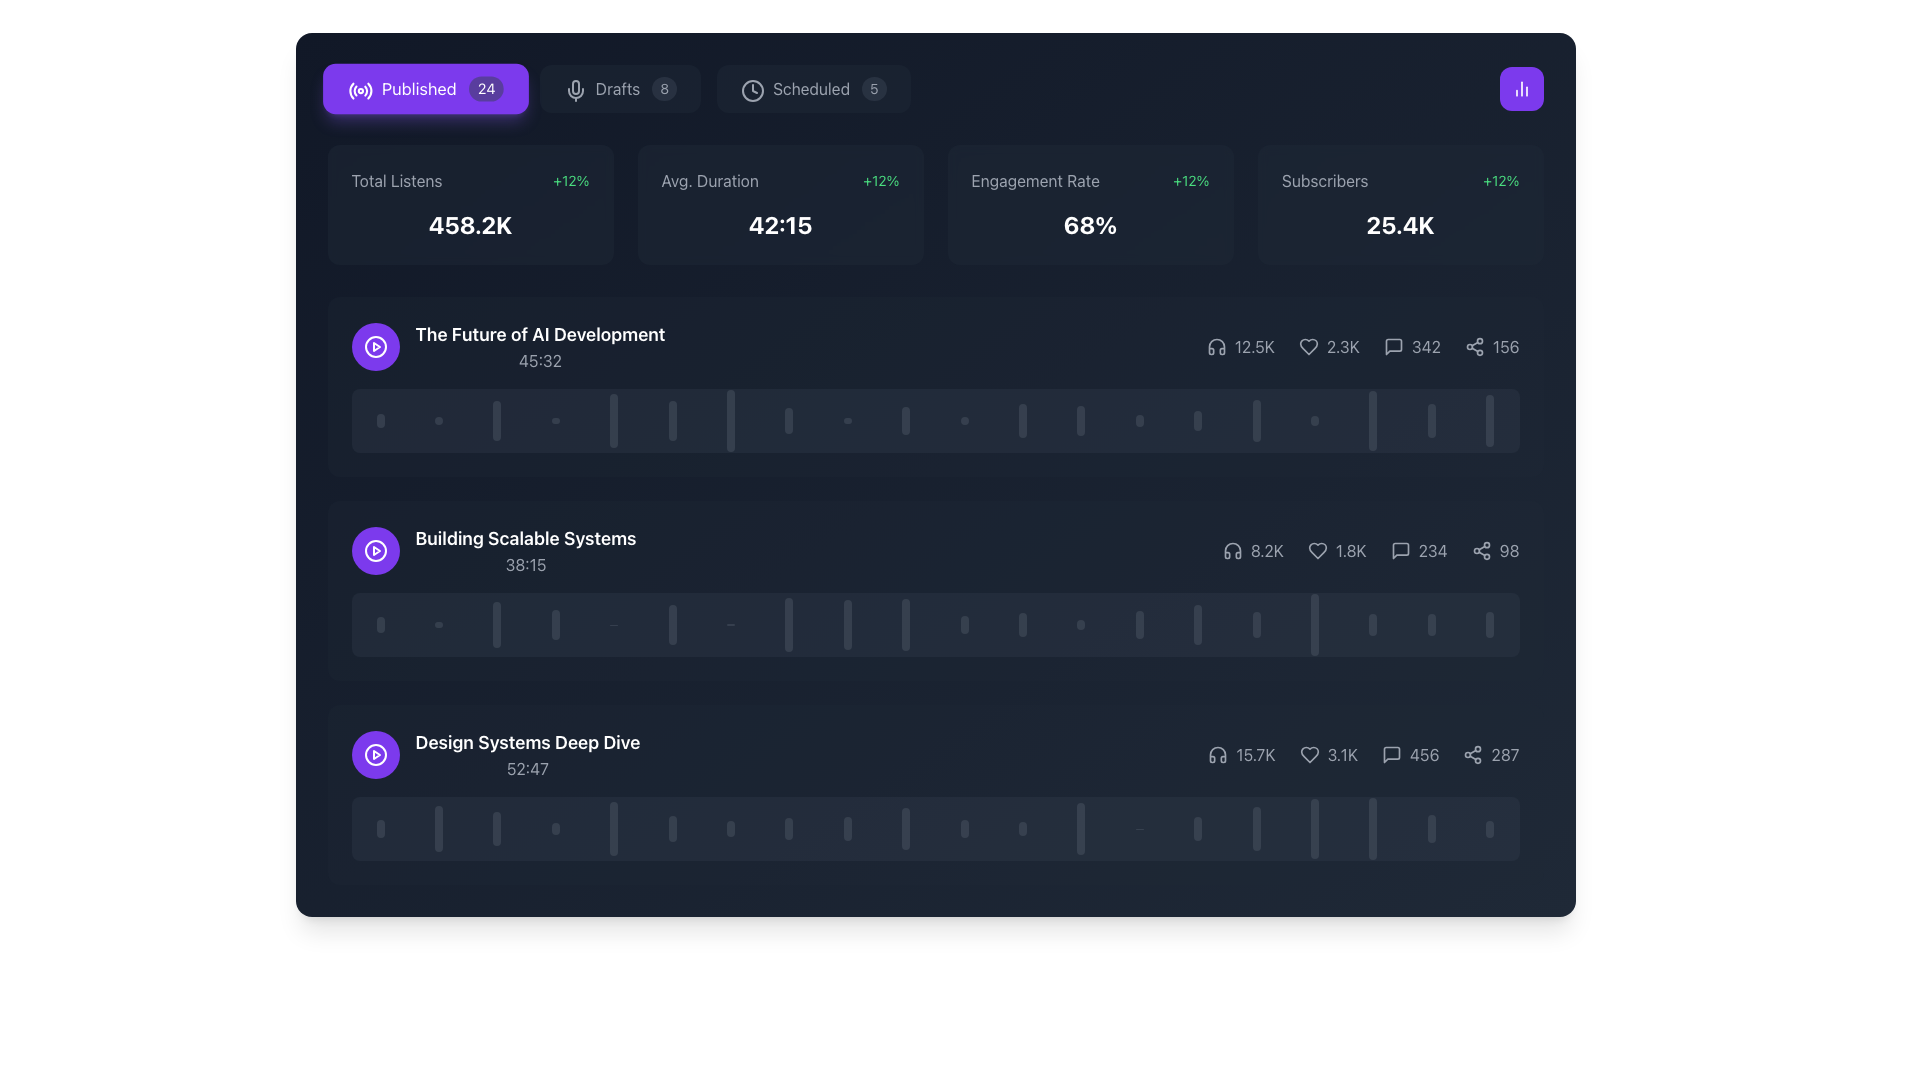 This screenshot has width=1920, height=1080. Describe the element at coordinates (1139, 419) in the screenshot. I see `the thirteenth visual representation element in a horizontally aligned group of progress bars, located in the center of a dark block` at that location.